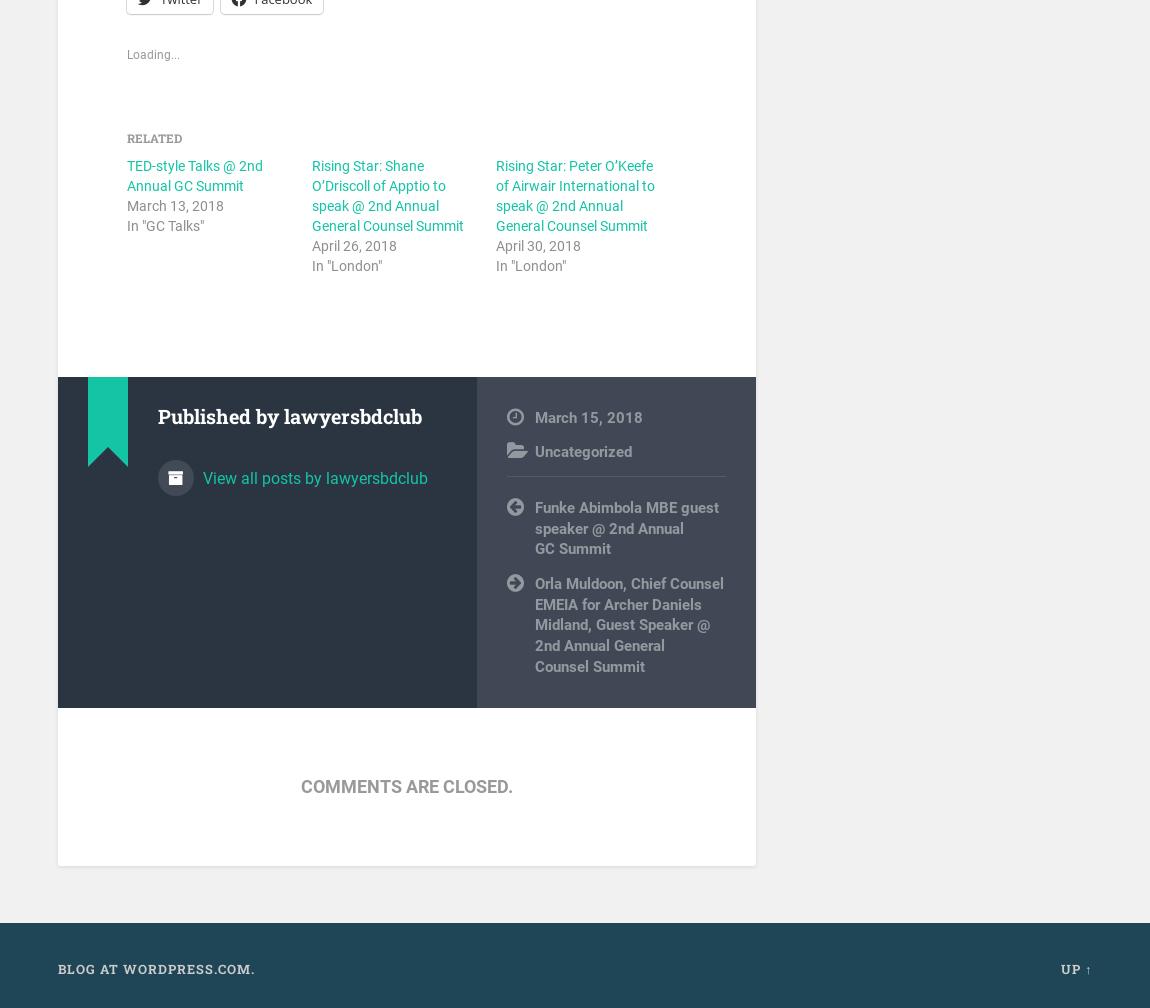  What do you see at coordinates (352, 414) in the screenshot?
I see `'lawyersbdclub'` at bounding box center [352, 414].